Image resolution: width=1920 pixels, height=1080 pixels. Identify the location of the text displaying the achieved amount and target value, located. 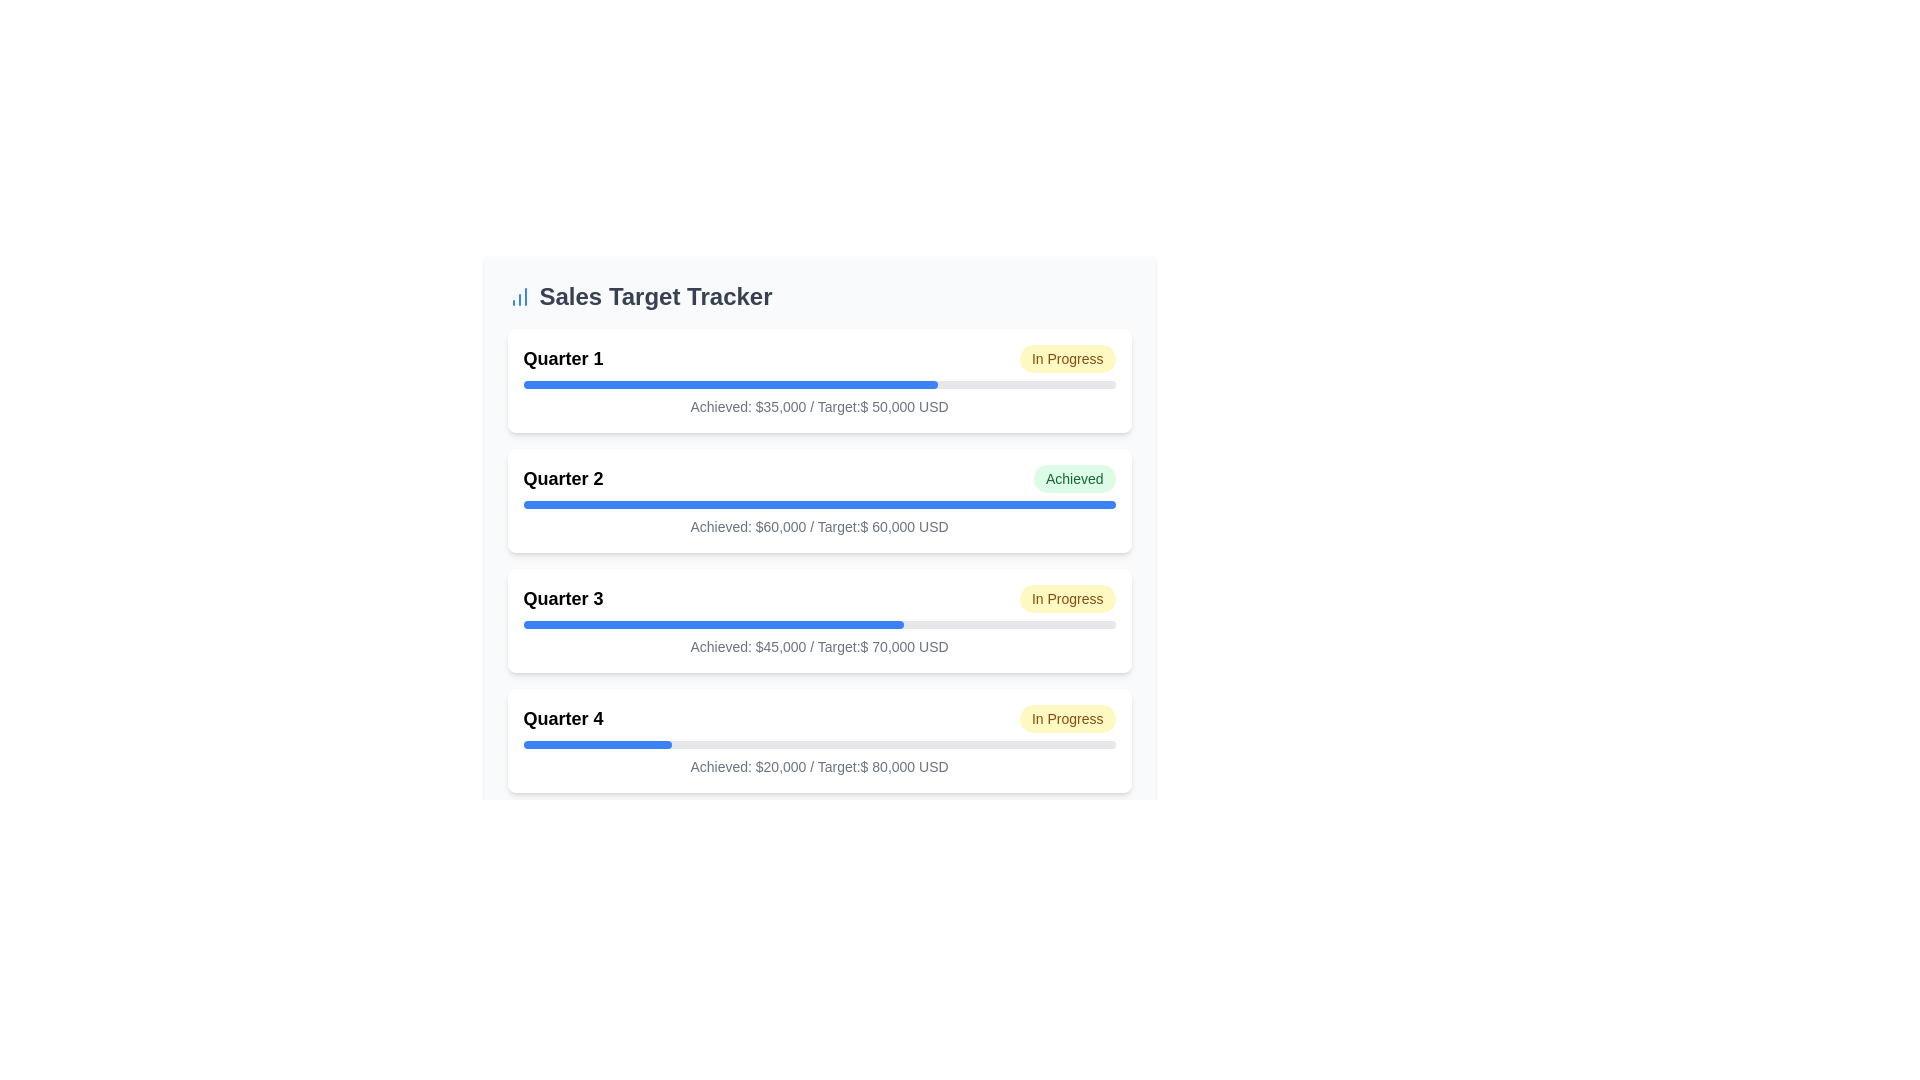
(819, 647).